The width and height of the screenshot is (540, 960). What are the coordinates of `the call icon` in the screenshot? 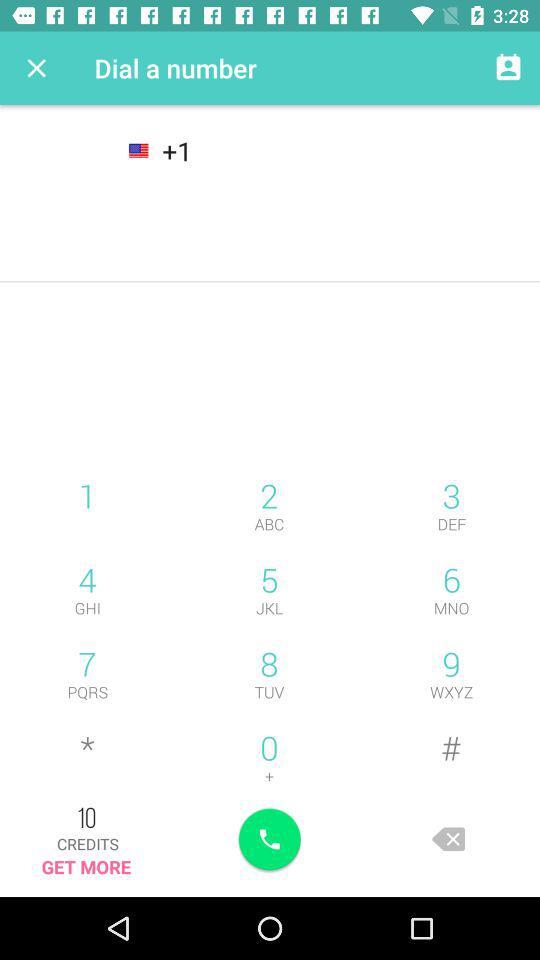 It's located at (269, 839).